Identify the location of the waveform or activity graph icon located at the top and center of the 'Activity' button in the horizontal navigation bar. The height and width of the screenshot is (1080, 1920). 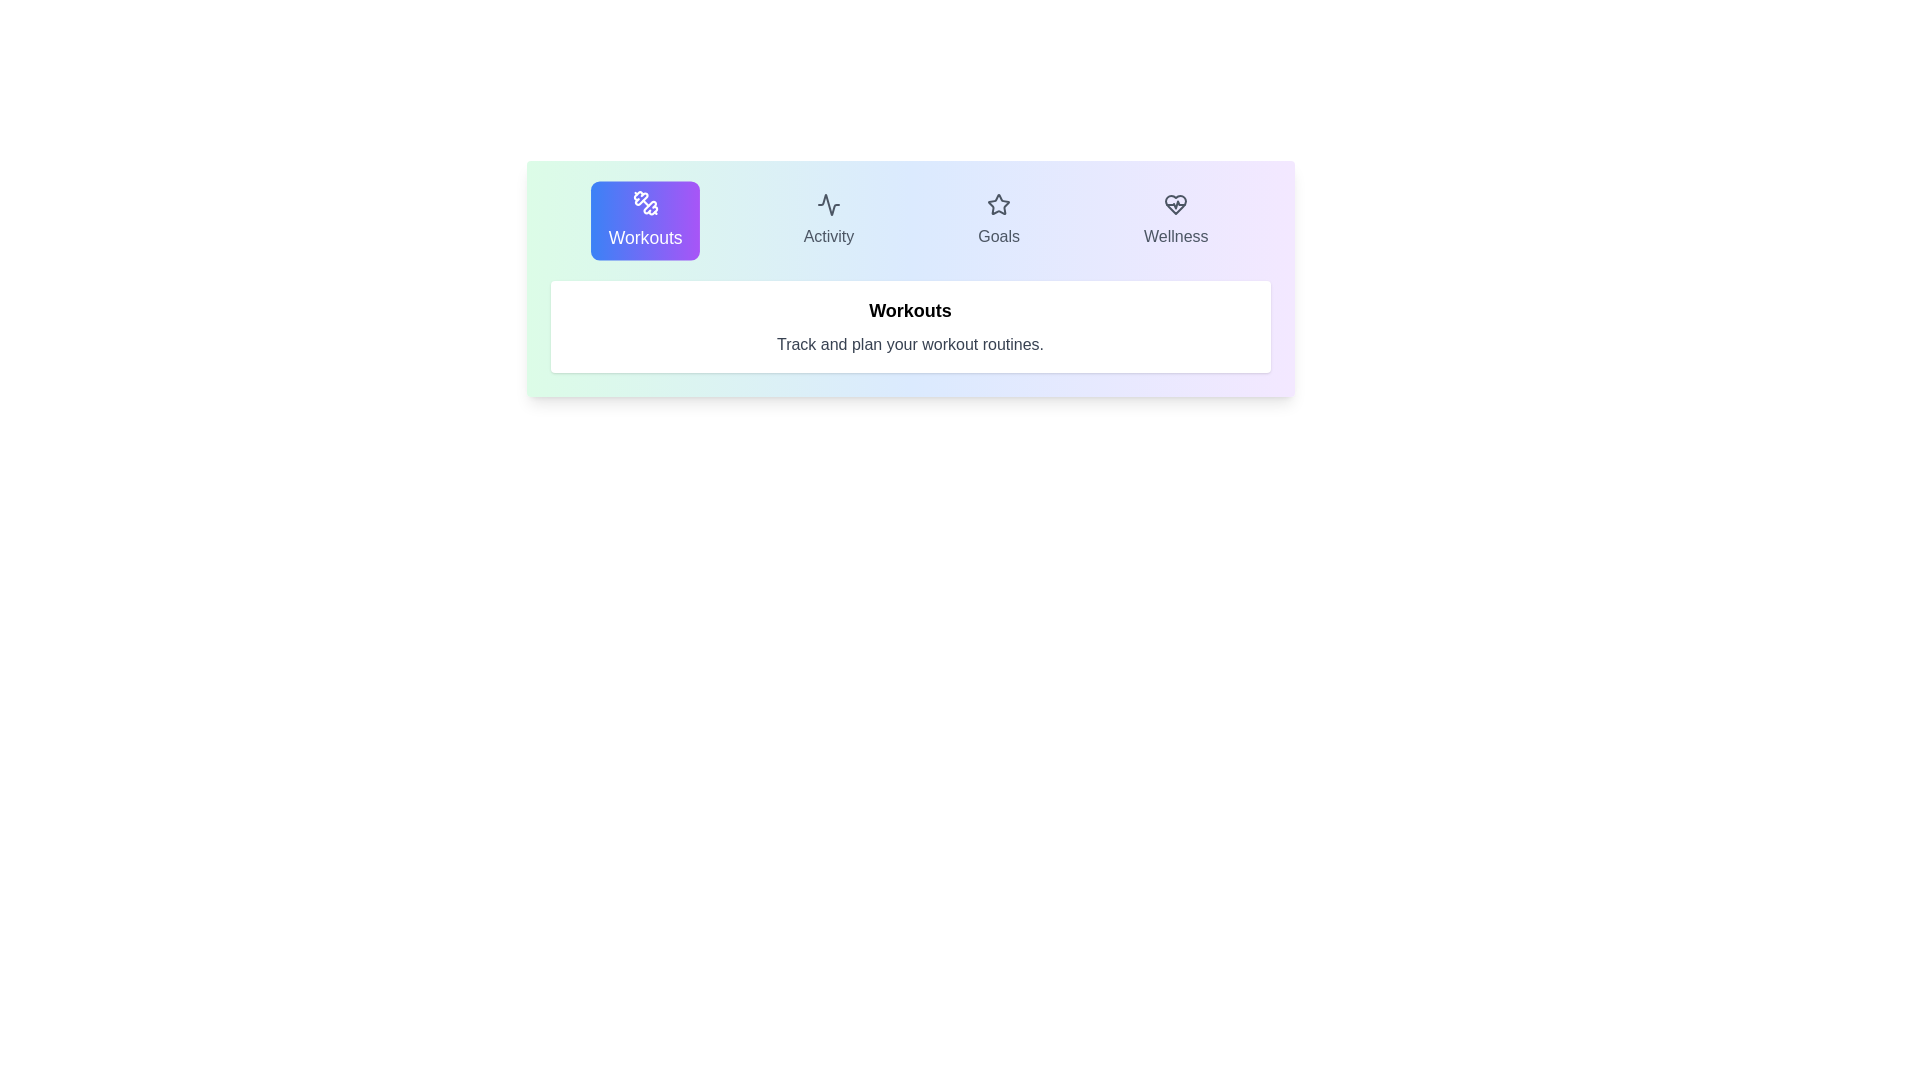
(829, 204).